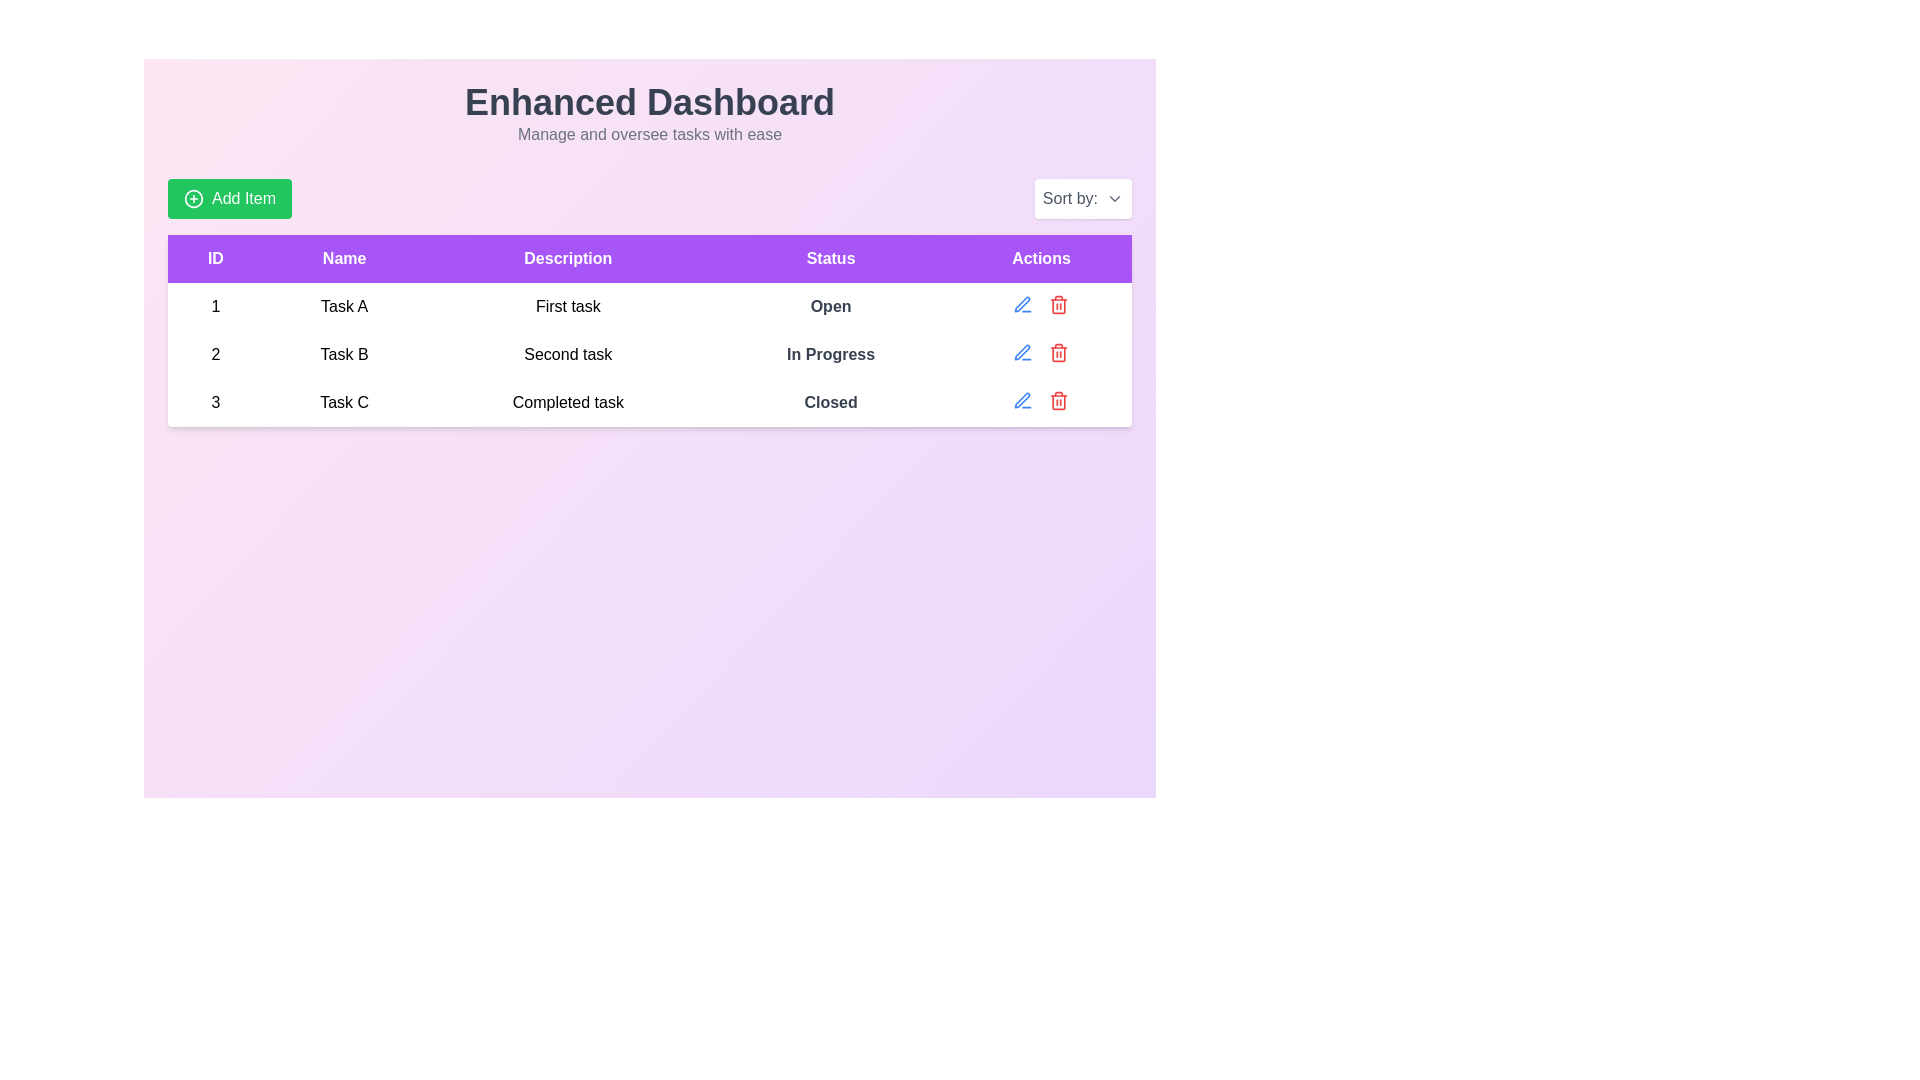 Image resolution: width=1920 pixels, height=1080 pixels. What do you see at coordinates (1022, 304) in the screenshot?
I see `the edit icon button depicting a pen symbol located in the 'Actions' column of the third row for the task 'Task C'` at bounding box center [1022, 304].